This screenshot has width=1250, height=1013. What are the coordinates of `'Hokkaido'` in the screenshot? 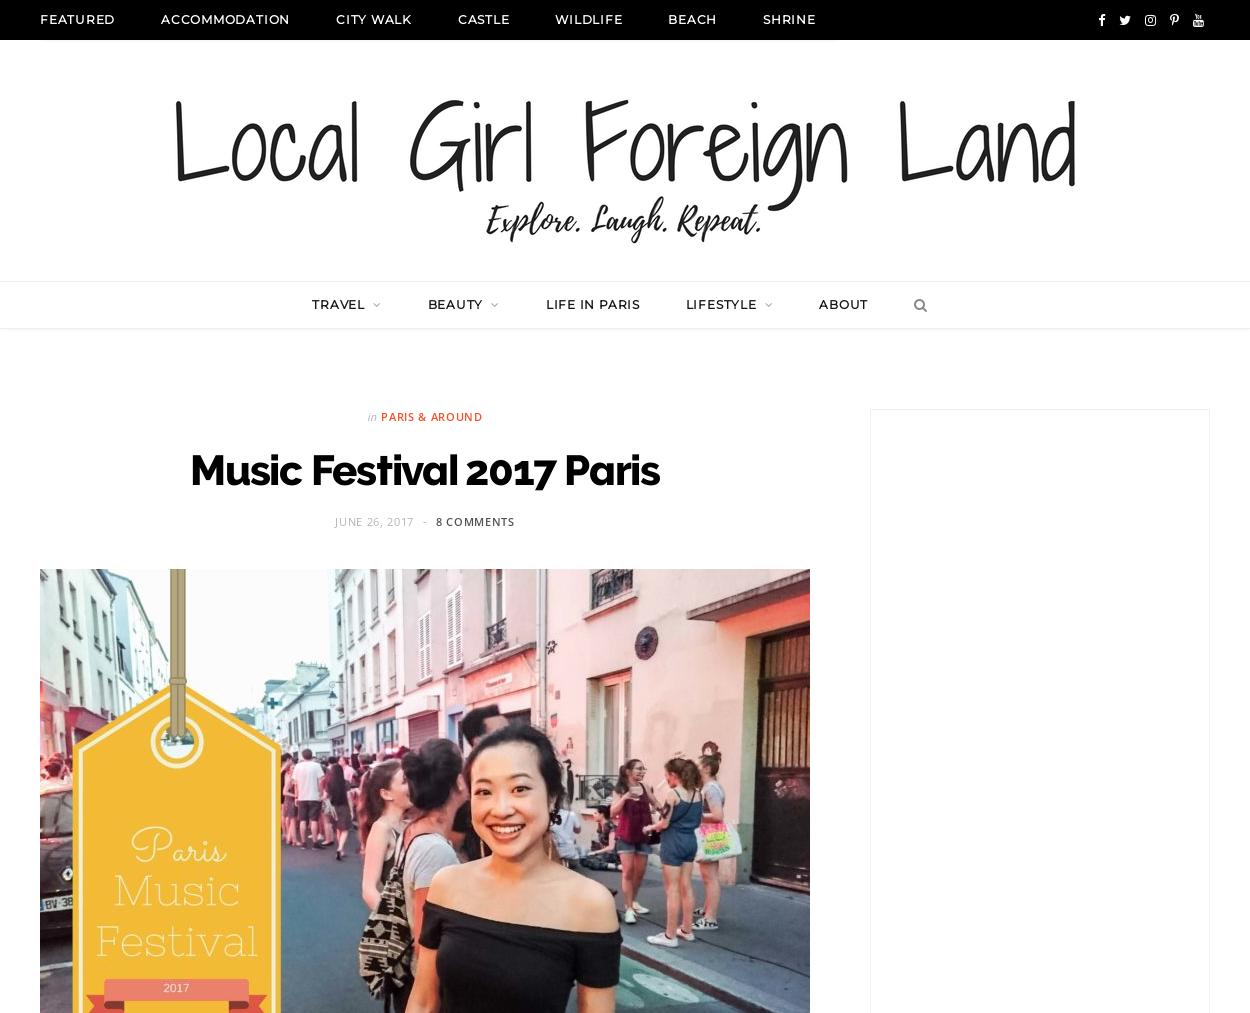 It's located at (852, 636).